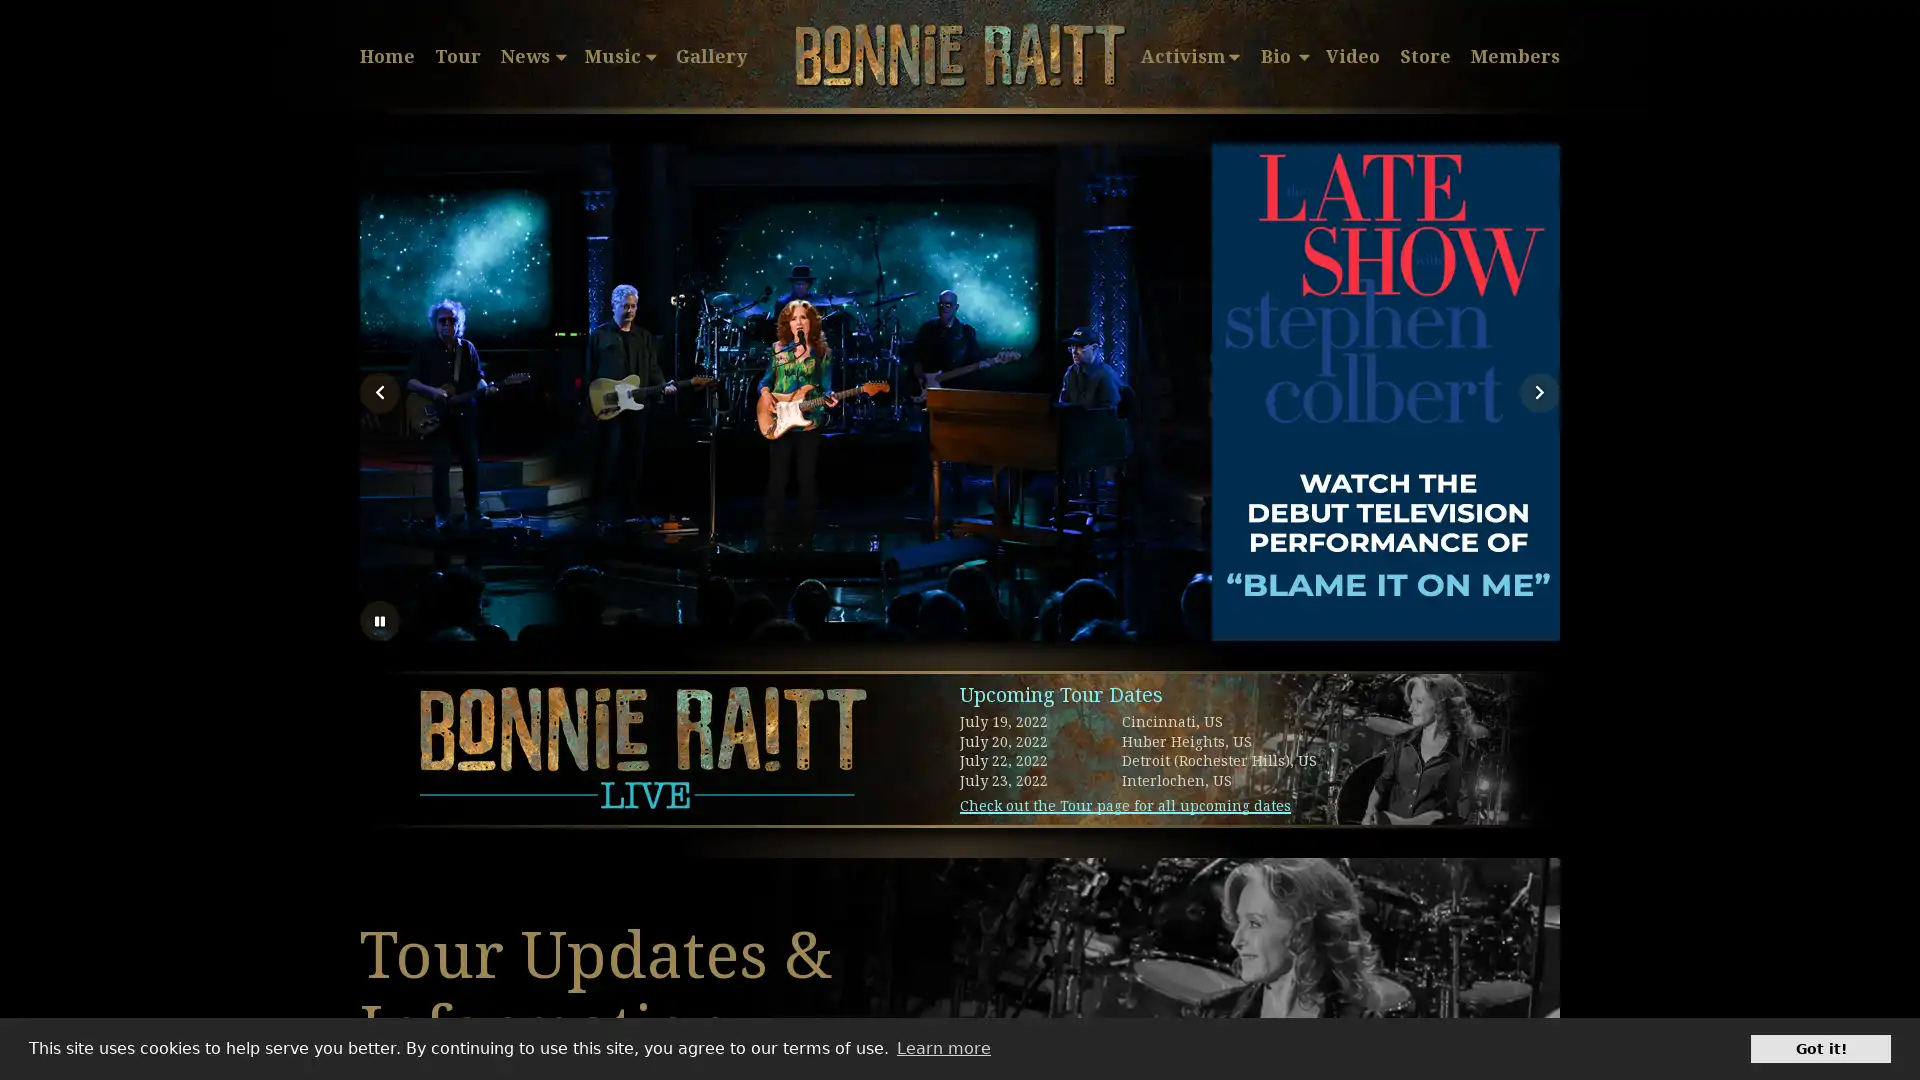 The height and width of the screenshot is (1080, 1920). What do you see at coordinates (379, 620) in the screenshot?
I see `Stop automatic slide show` at bounding box center [379, 620].